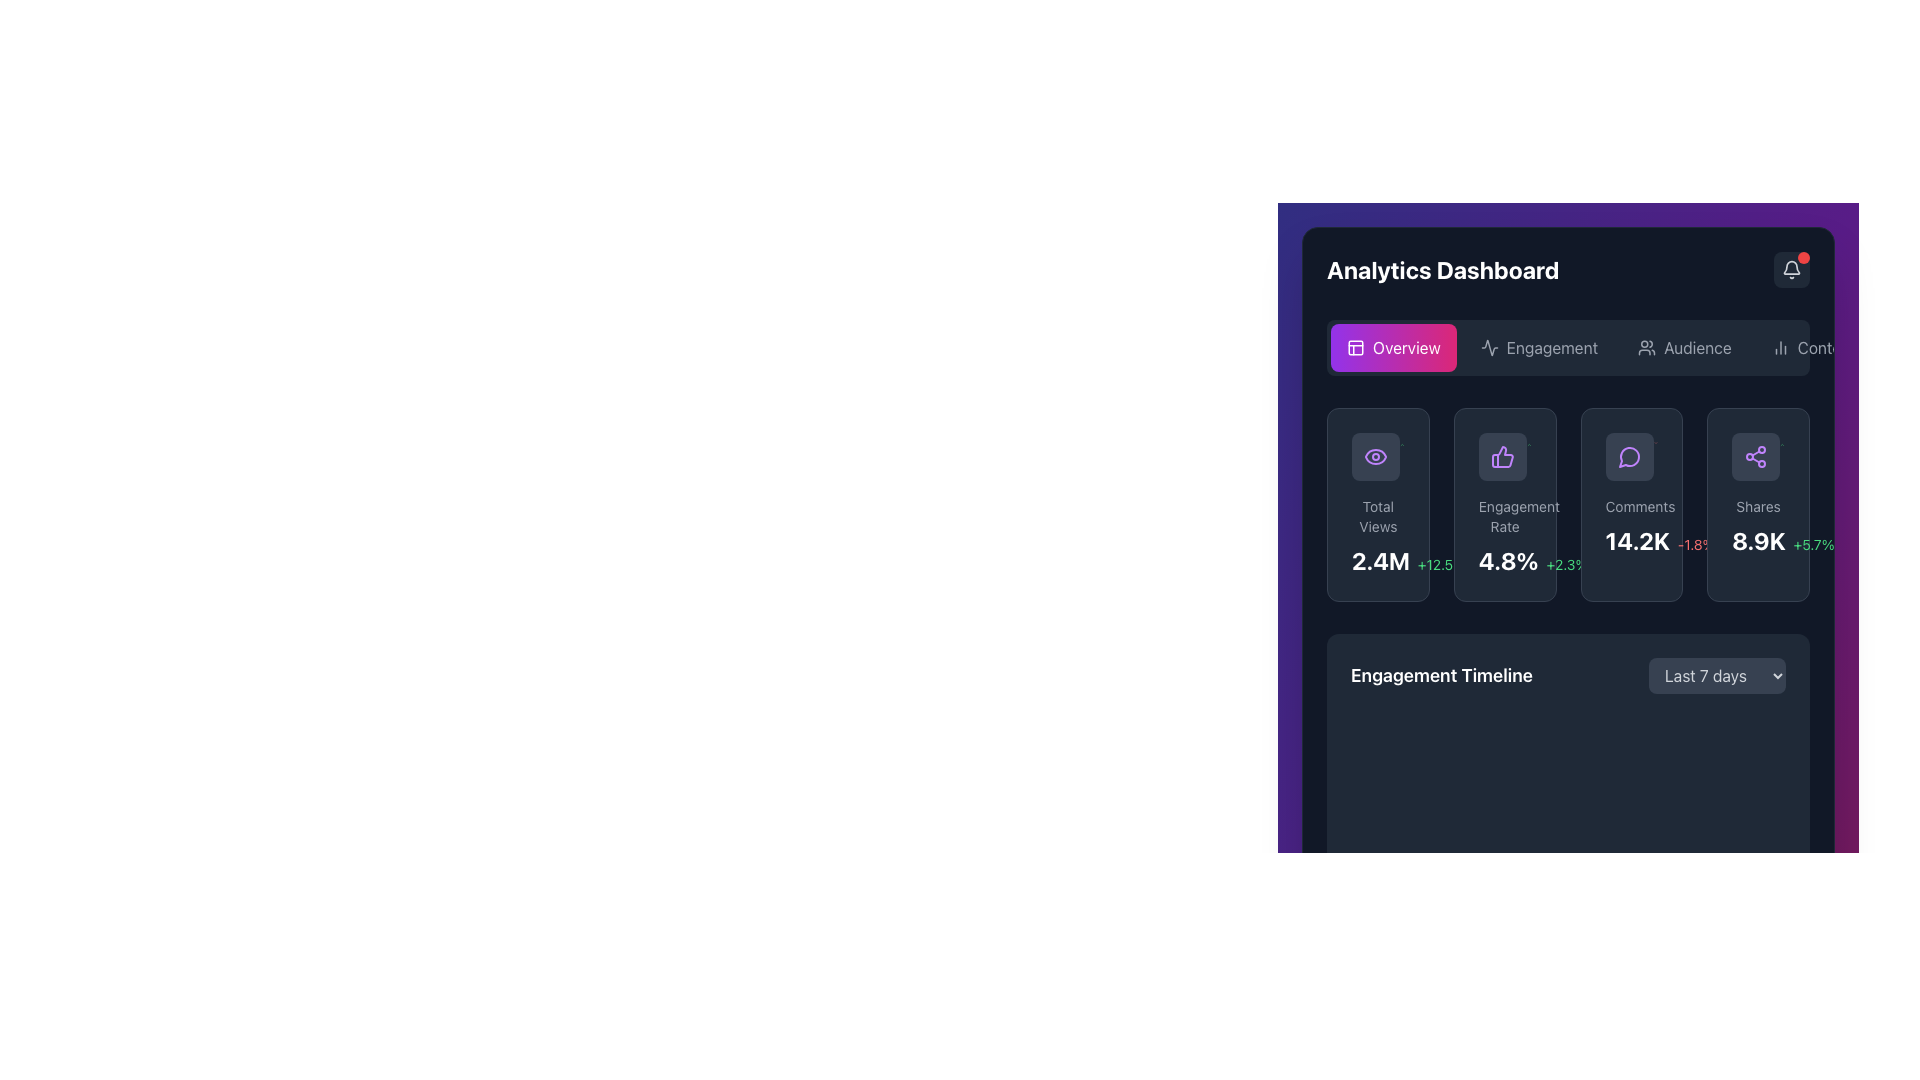 This screenshot has height=1080, width=1920. Describe the element at coordinates (1505, 515) in the screenshot. I see `the text label displaying 'Engagement Rate' which is styled in a small gray font, positioned underneath the thumbs-up icon and above the value and percentage change indicators within the statistics box` at that location.